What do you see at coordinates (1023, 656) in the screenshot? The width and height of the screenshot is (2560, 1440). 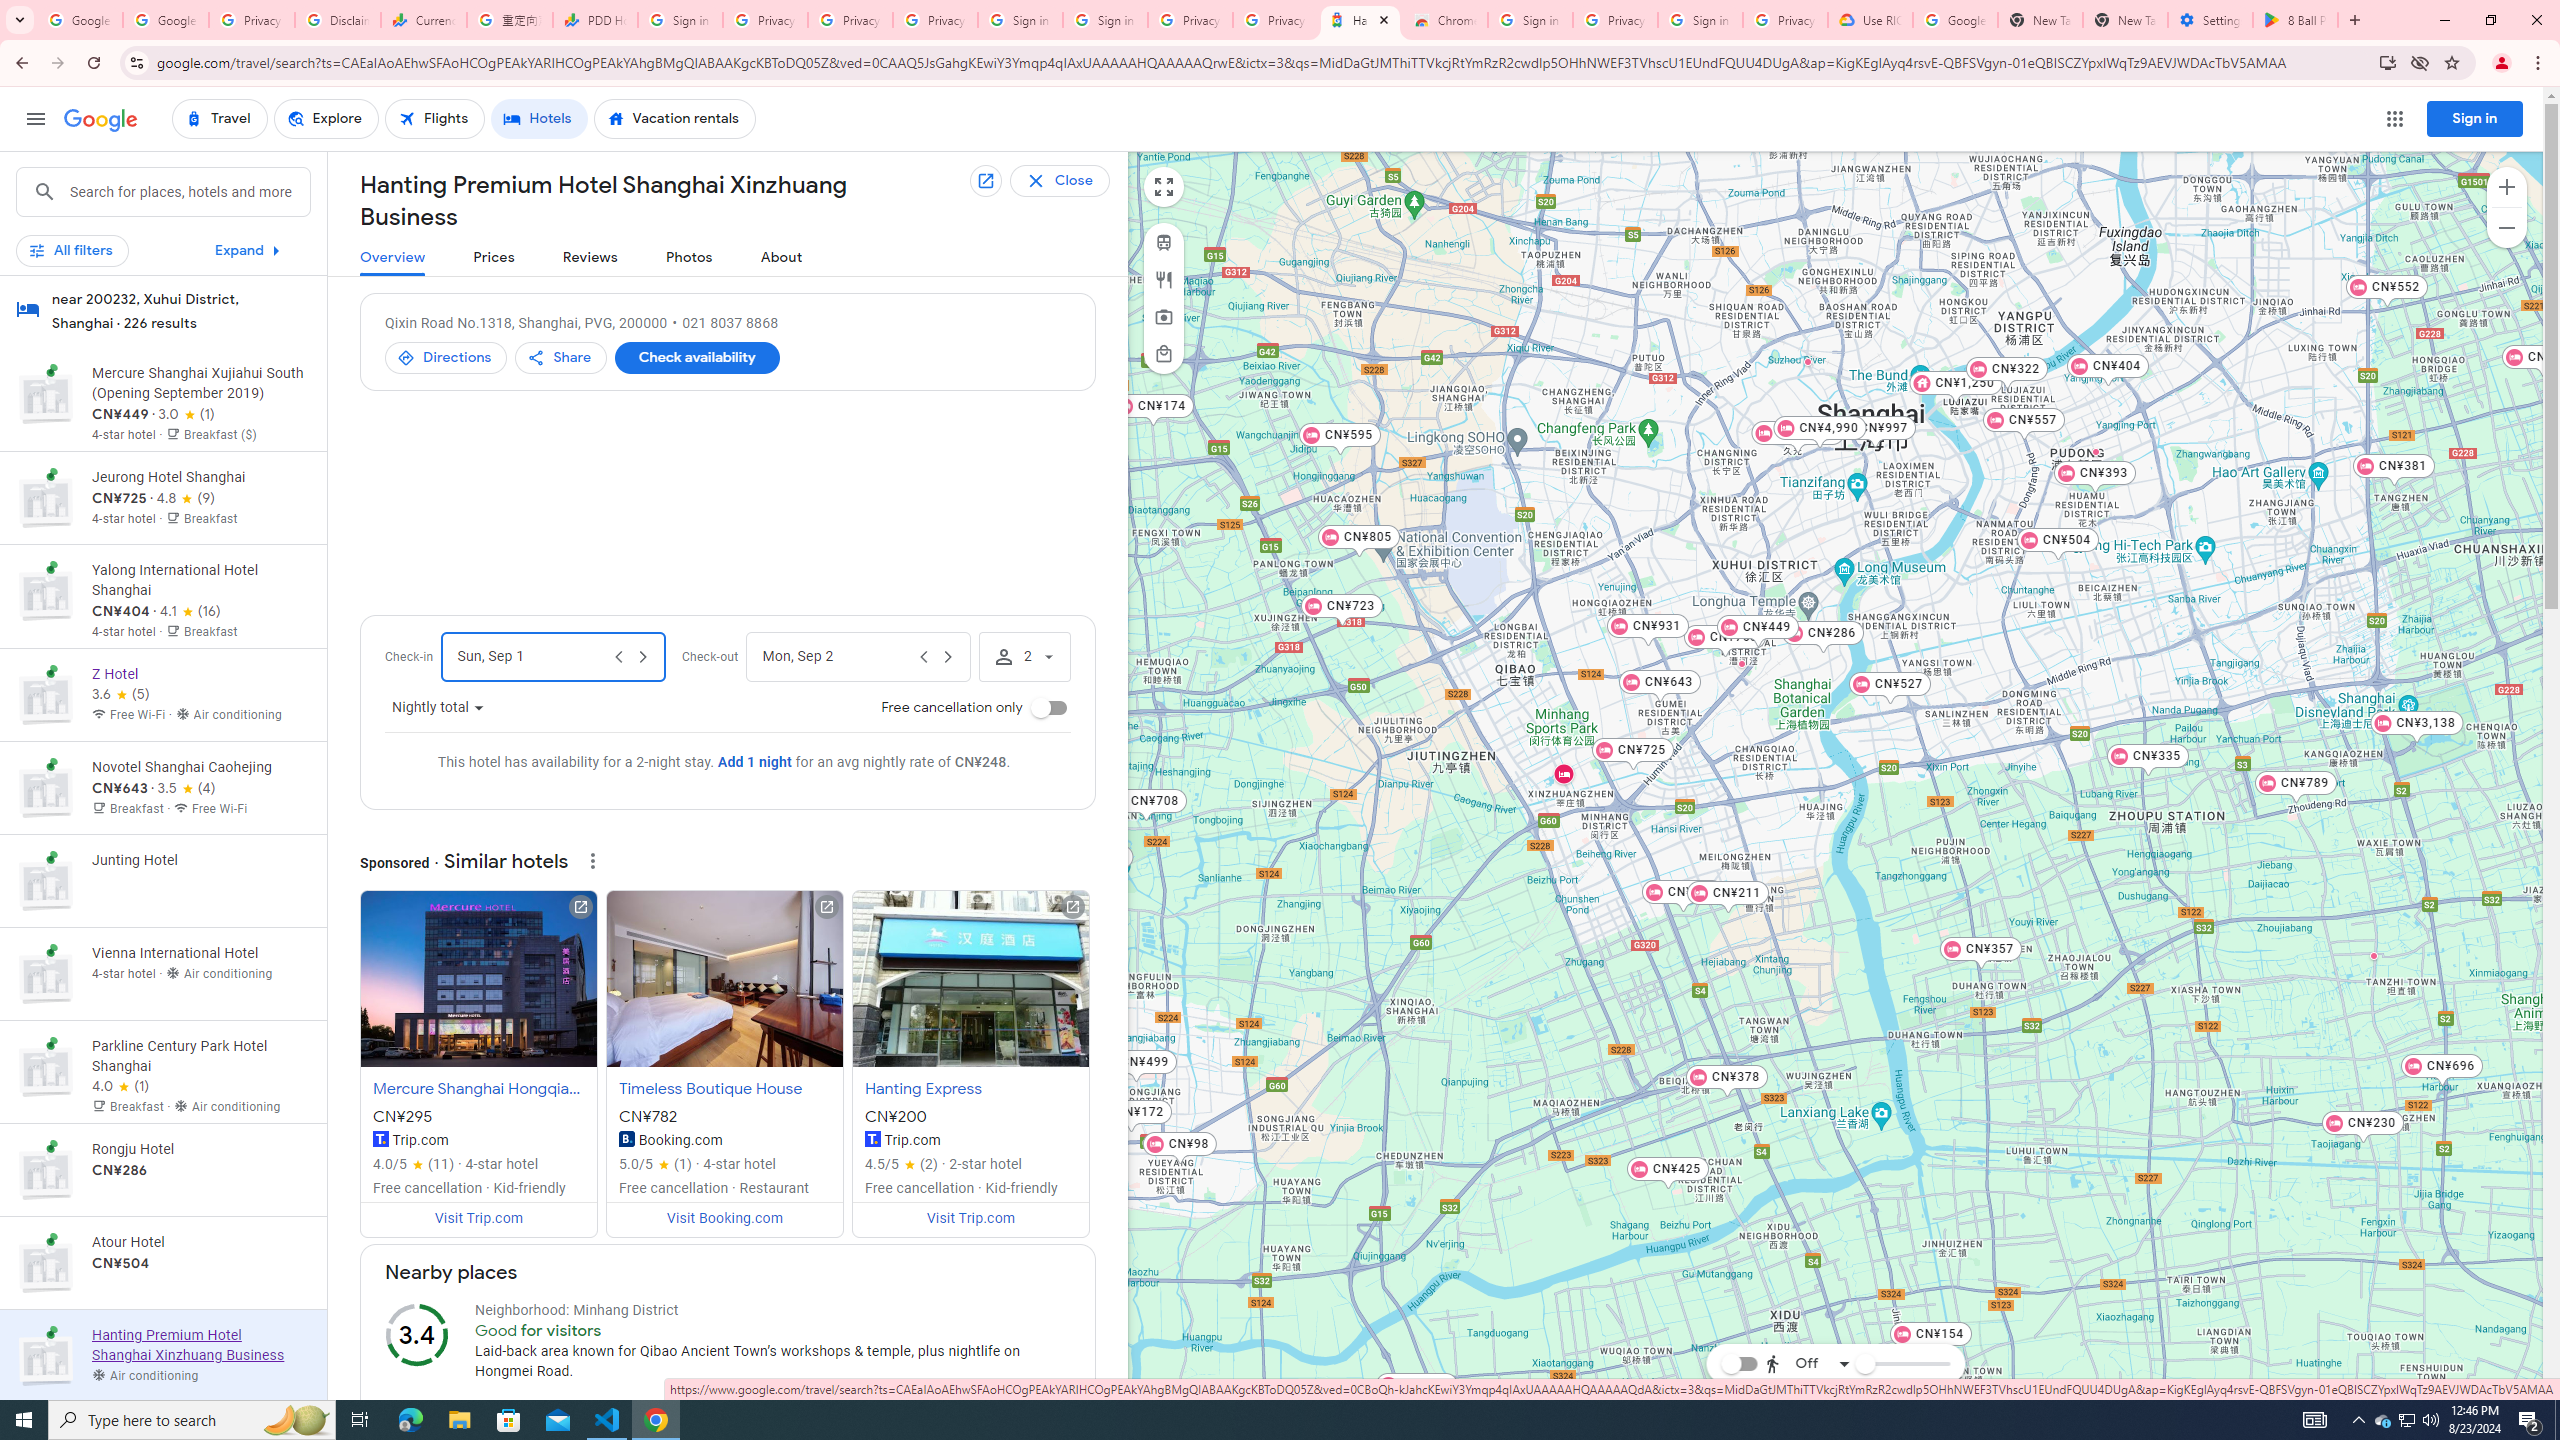 I see `'Number of travelers. Current number of travelers is 2.'` at bounding box center [1023, 656].